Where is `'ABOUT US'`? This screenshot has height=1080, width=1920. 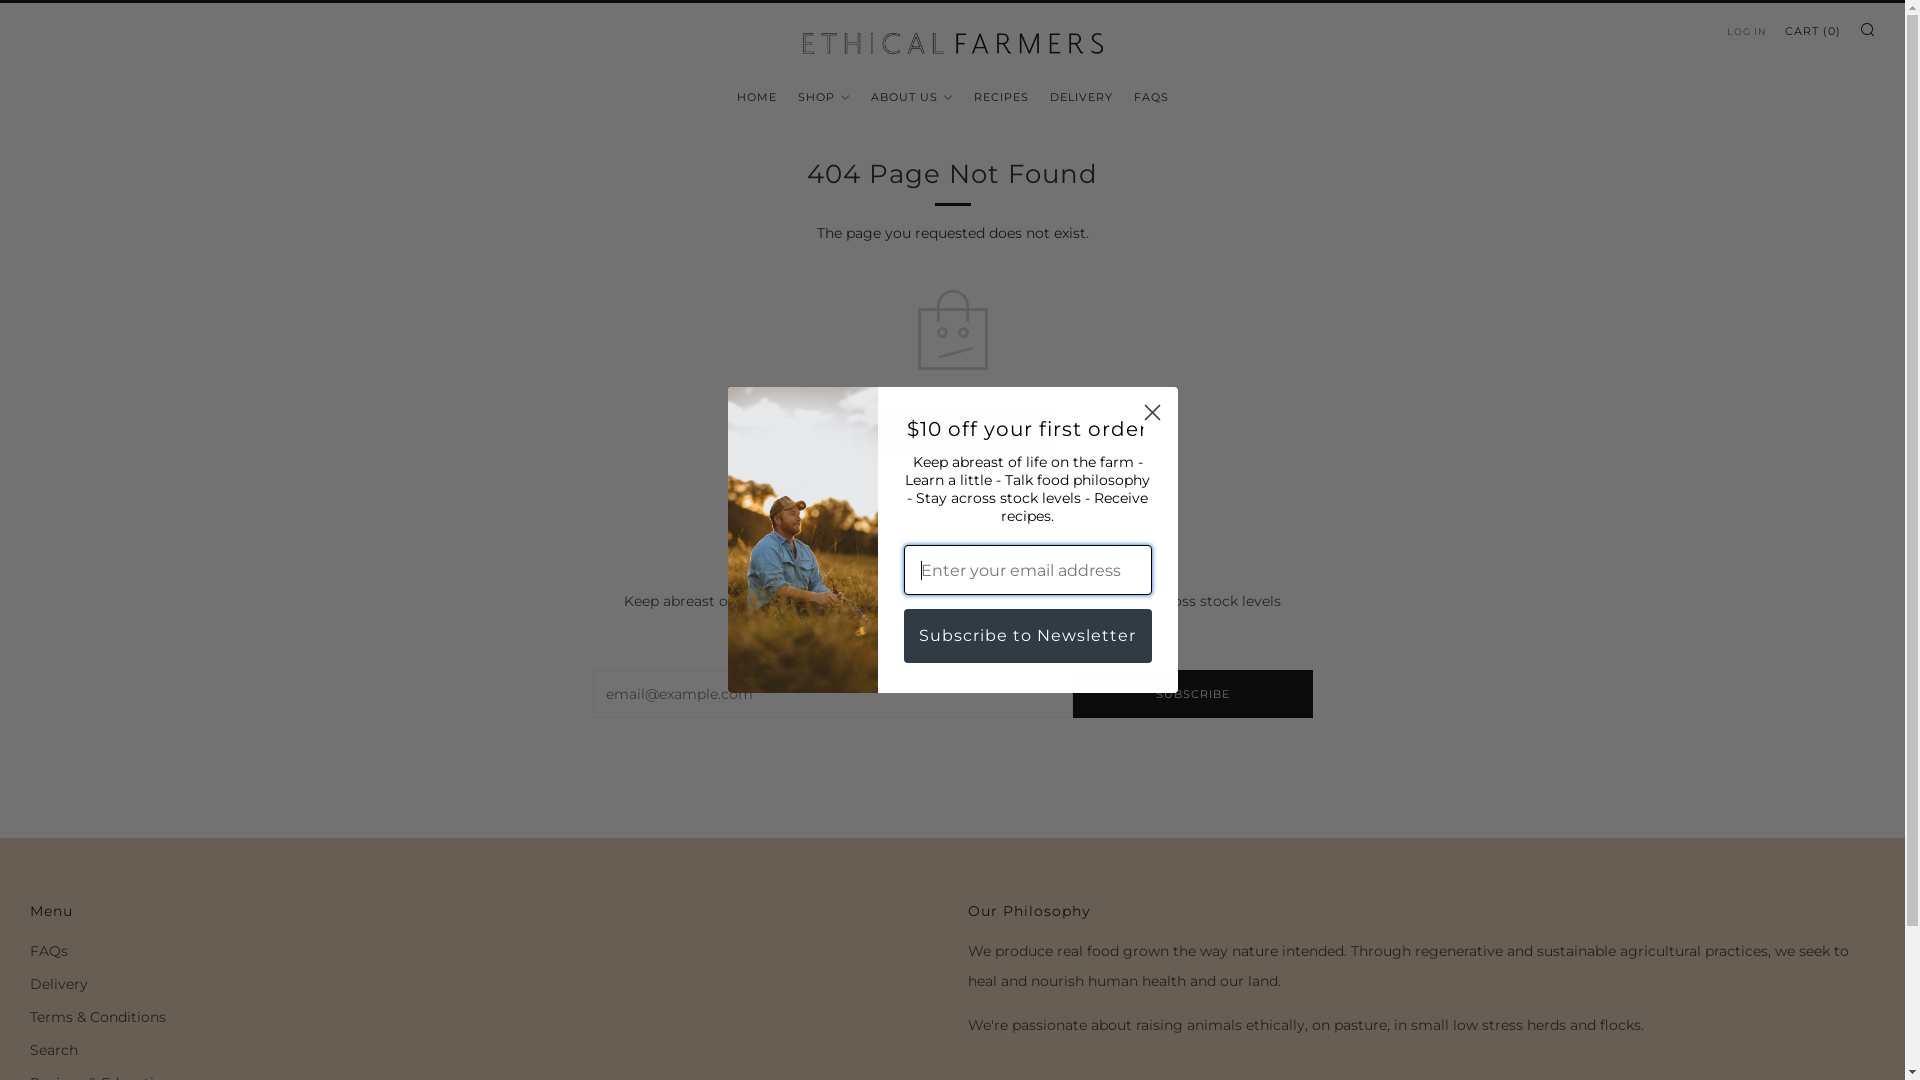
'ABOUT US' is located at coordinates (910, 96).